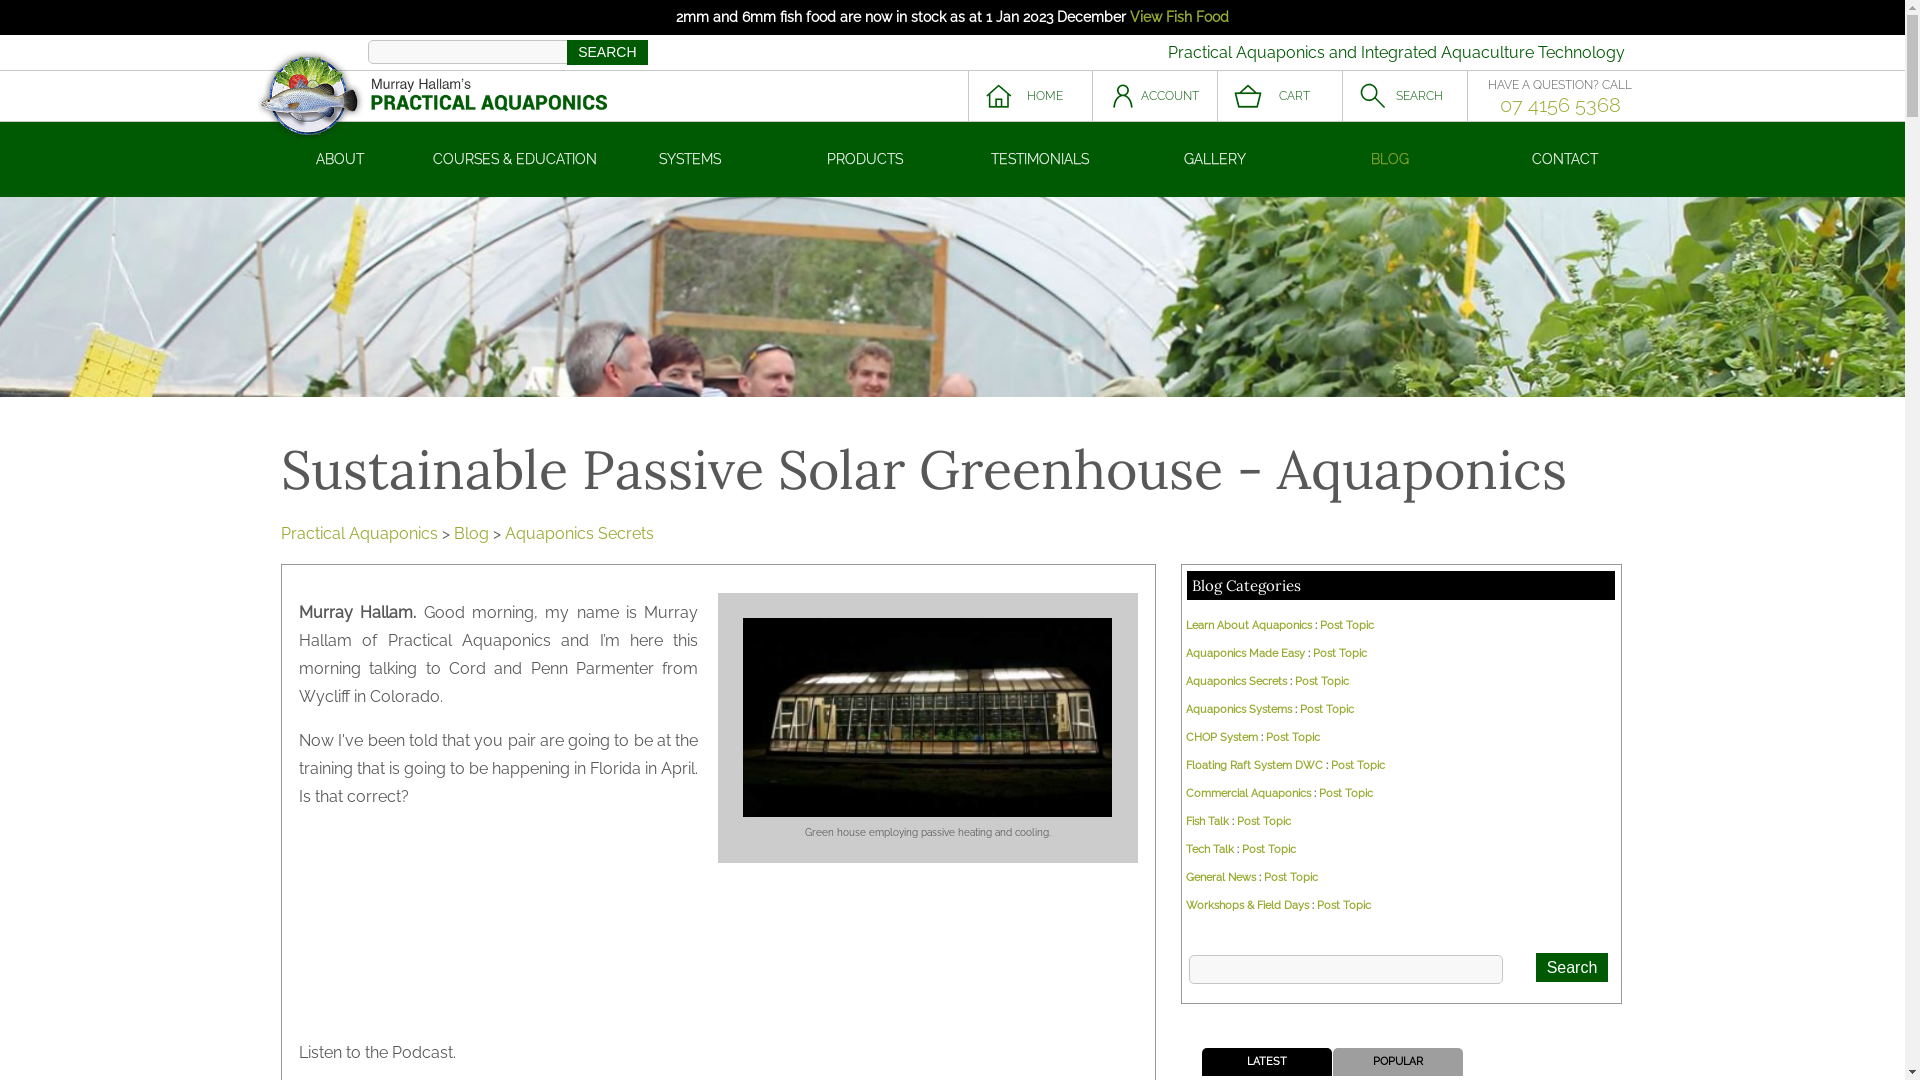 This screenshot has height=1080, width=1920. Describe the element at coordinates (515, 158) in the screenshot. I see `'COURSES & EDUCATION'` at that location.